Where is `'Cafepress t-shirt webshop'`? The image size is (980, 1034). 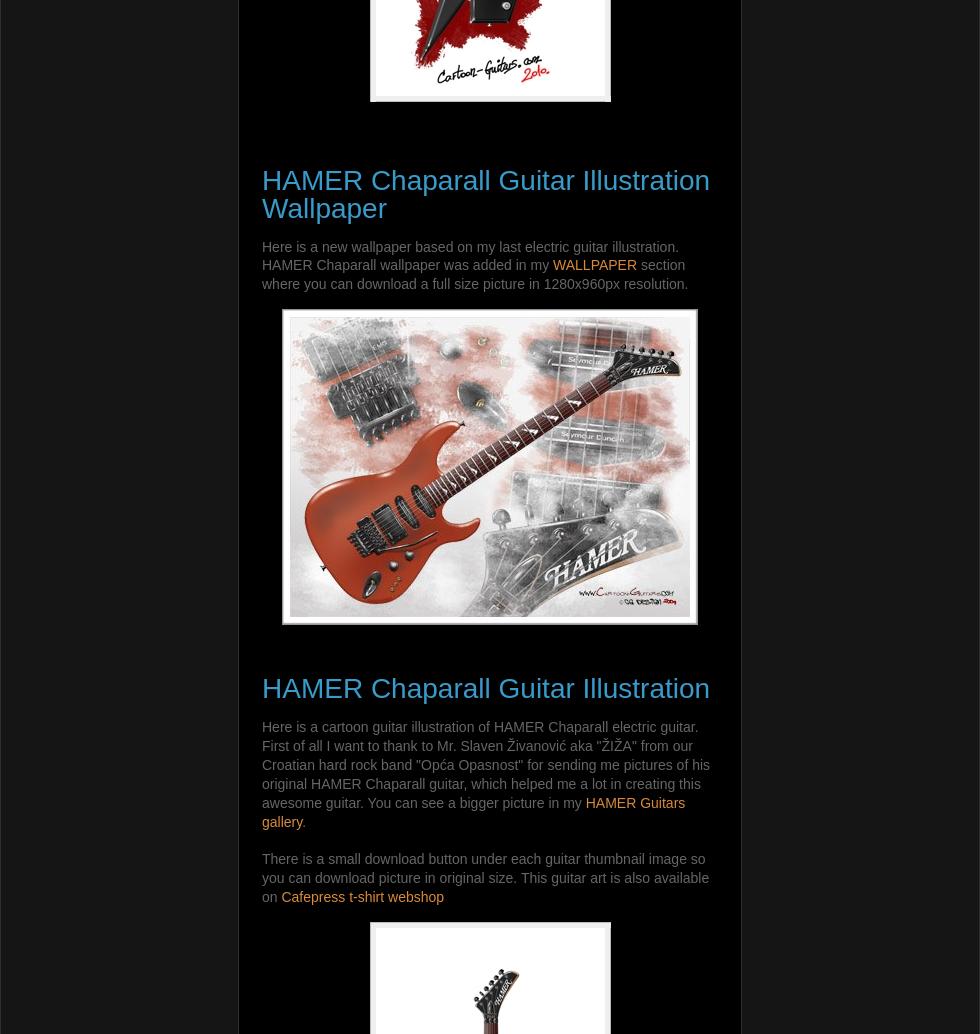 'Cafepress t-shirt webshop' is located at coordinates (280, 895).